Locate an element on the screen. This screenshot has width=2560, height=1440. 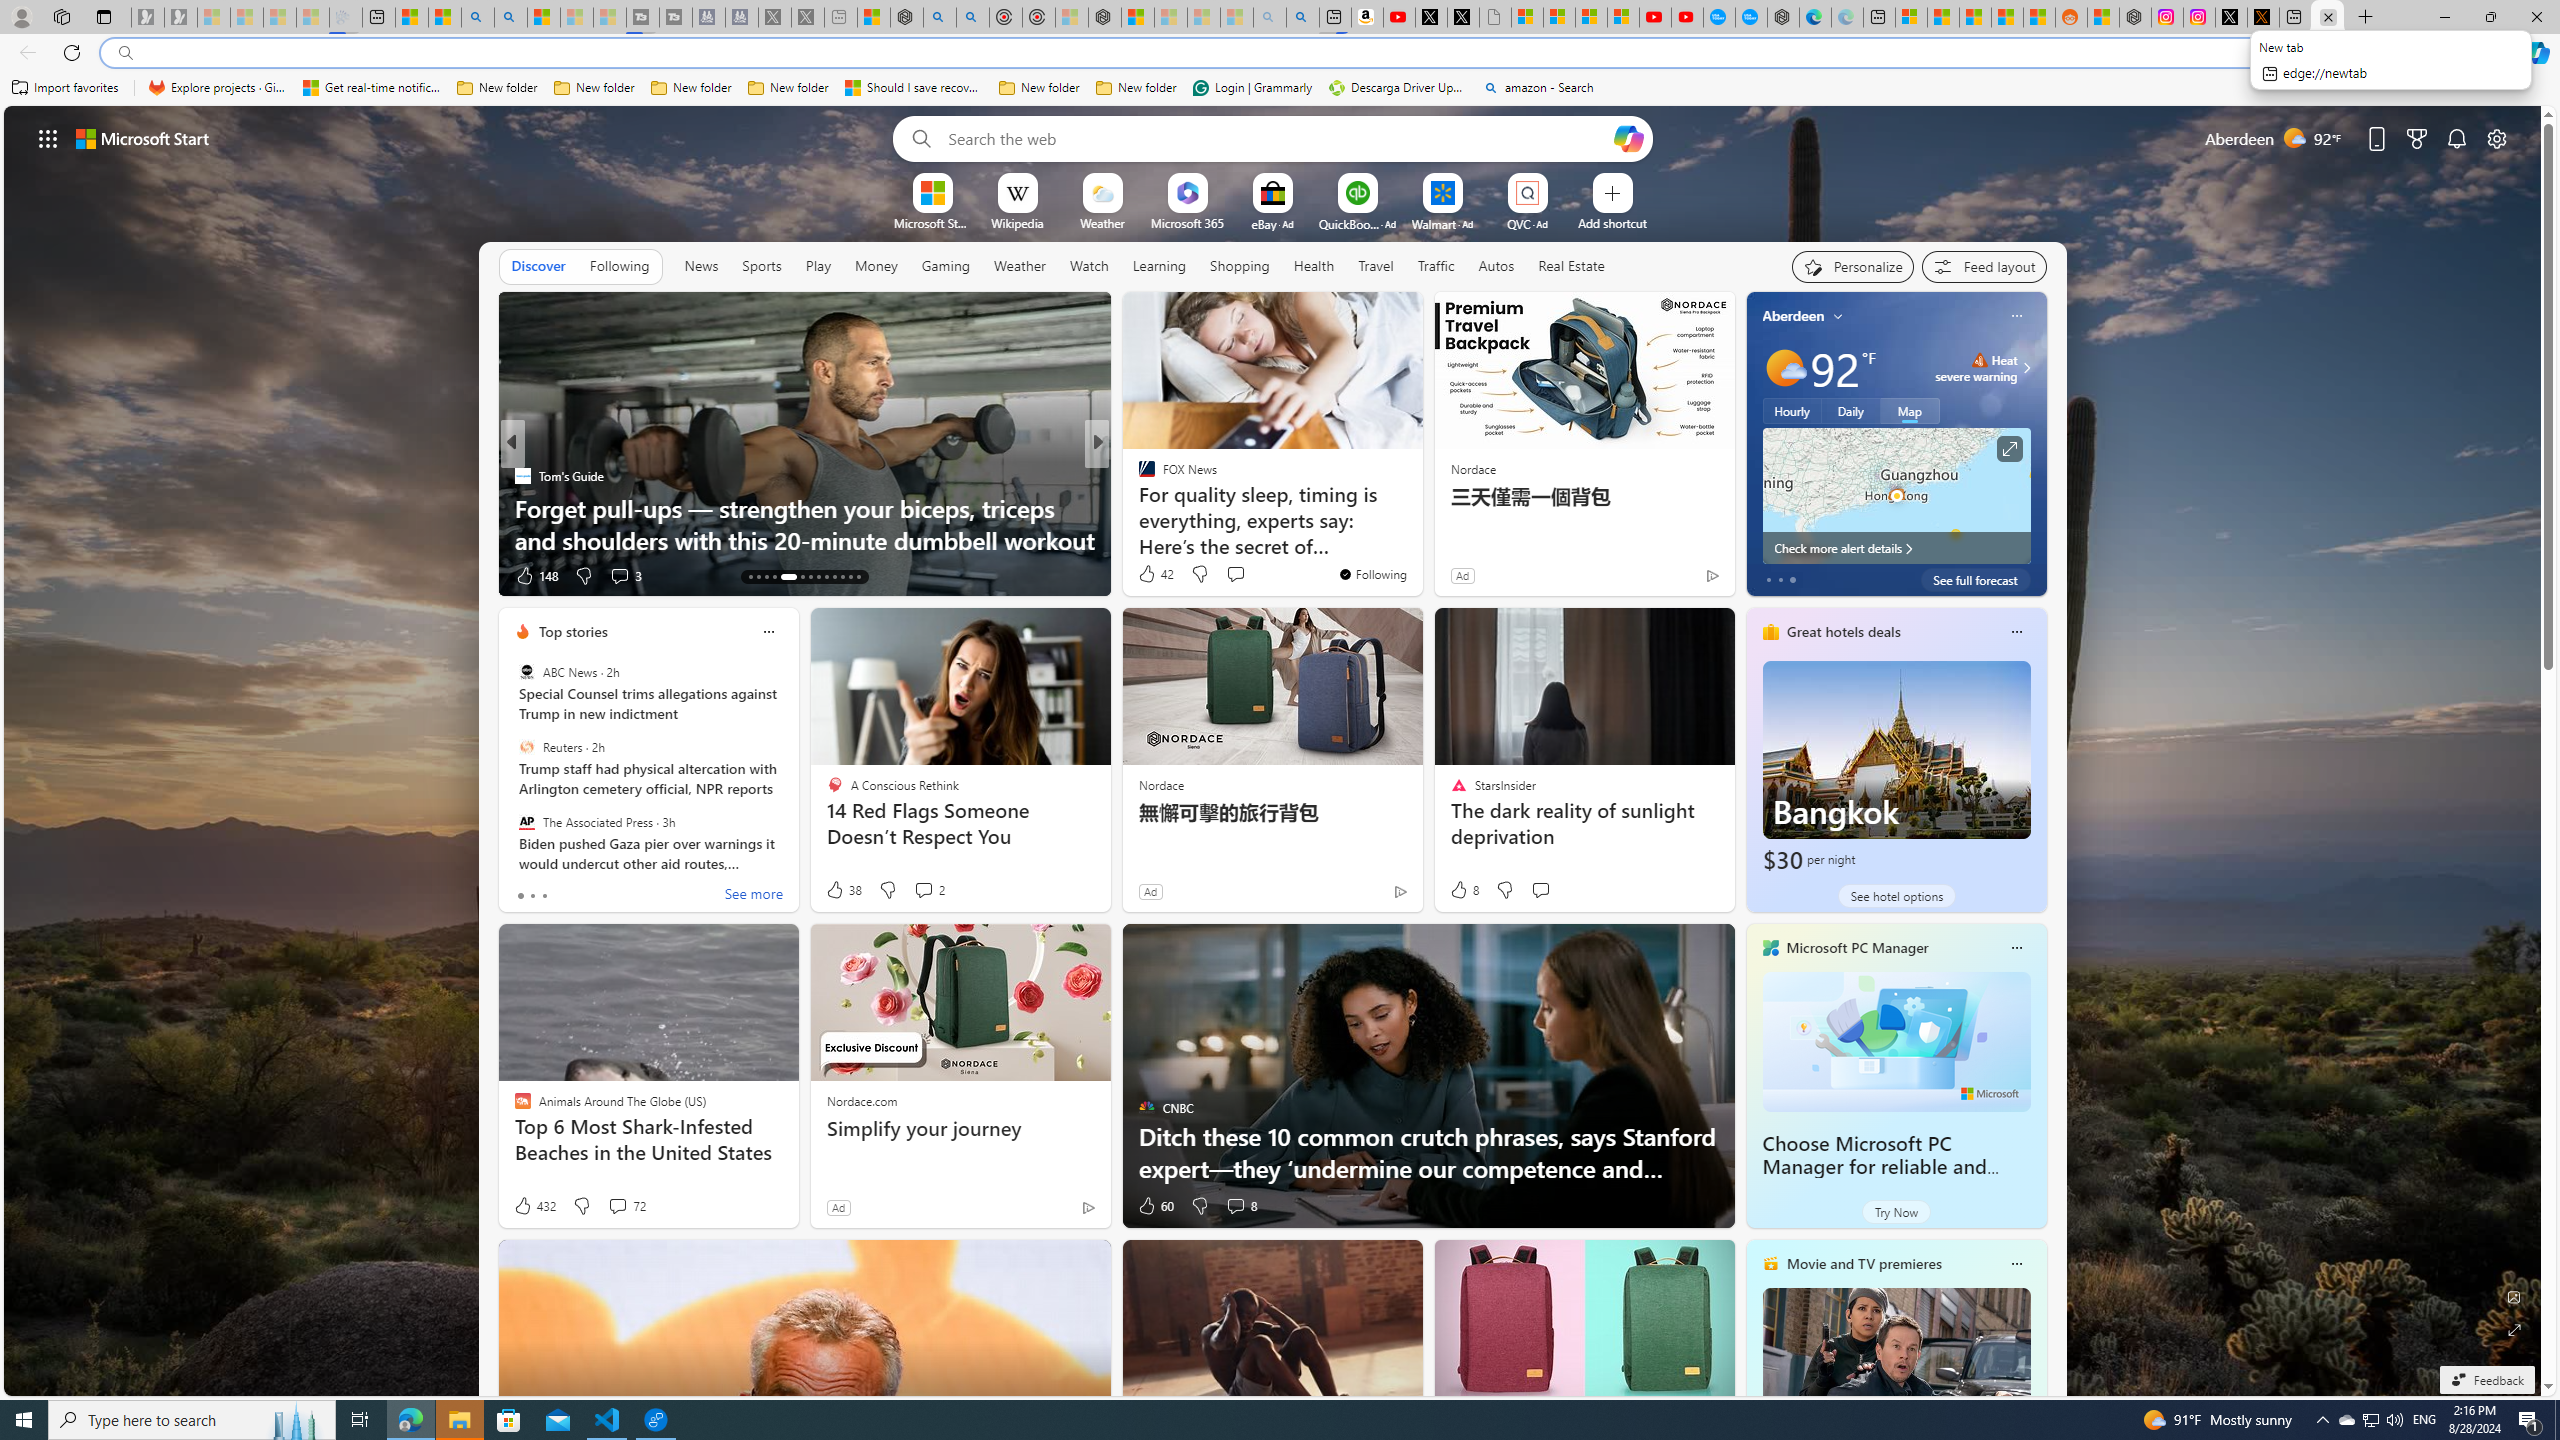
'View comments 4 Comment' is located at coordinates (1235, 575).